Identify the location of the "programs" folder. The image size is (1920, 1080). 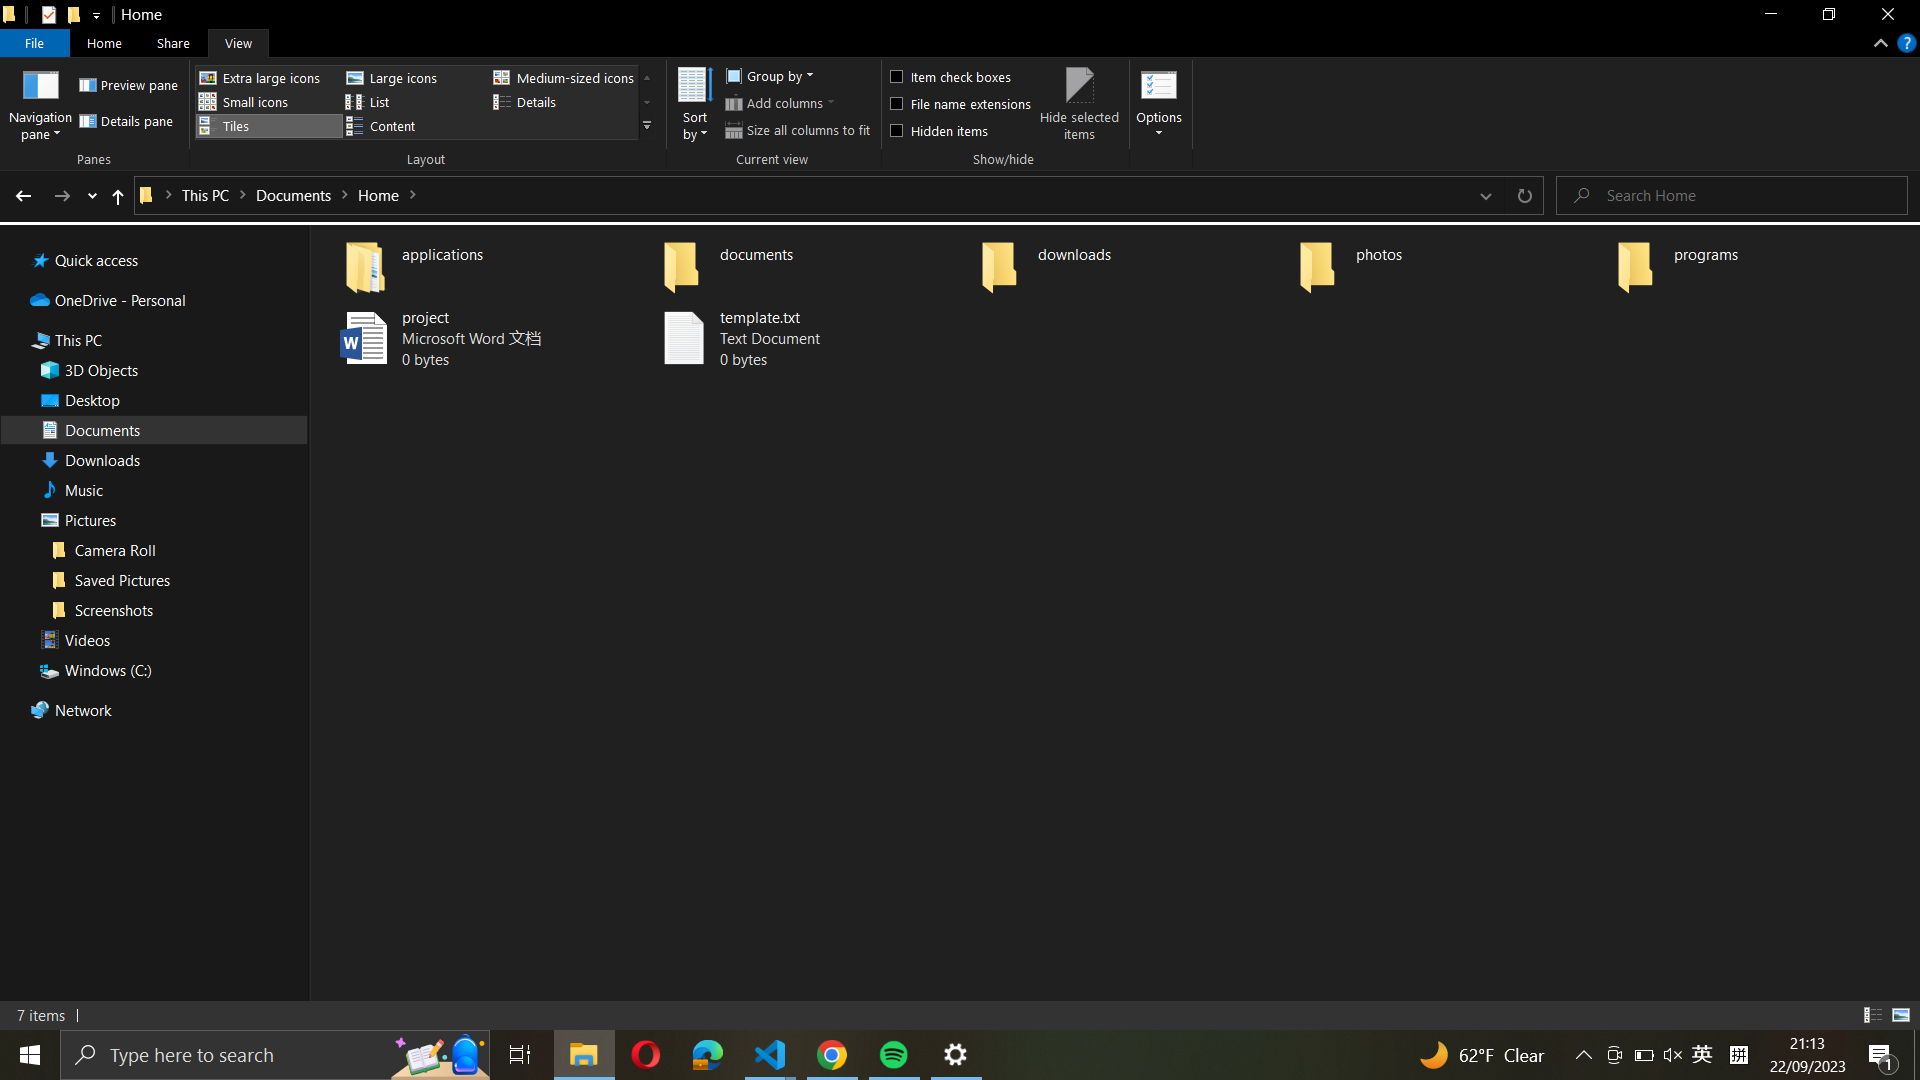
(1762, 261).